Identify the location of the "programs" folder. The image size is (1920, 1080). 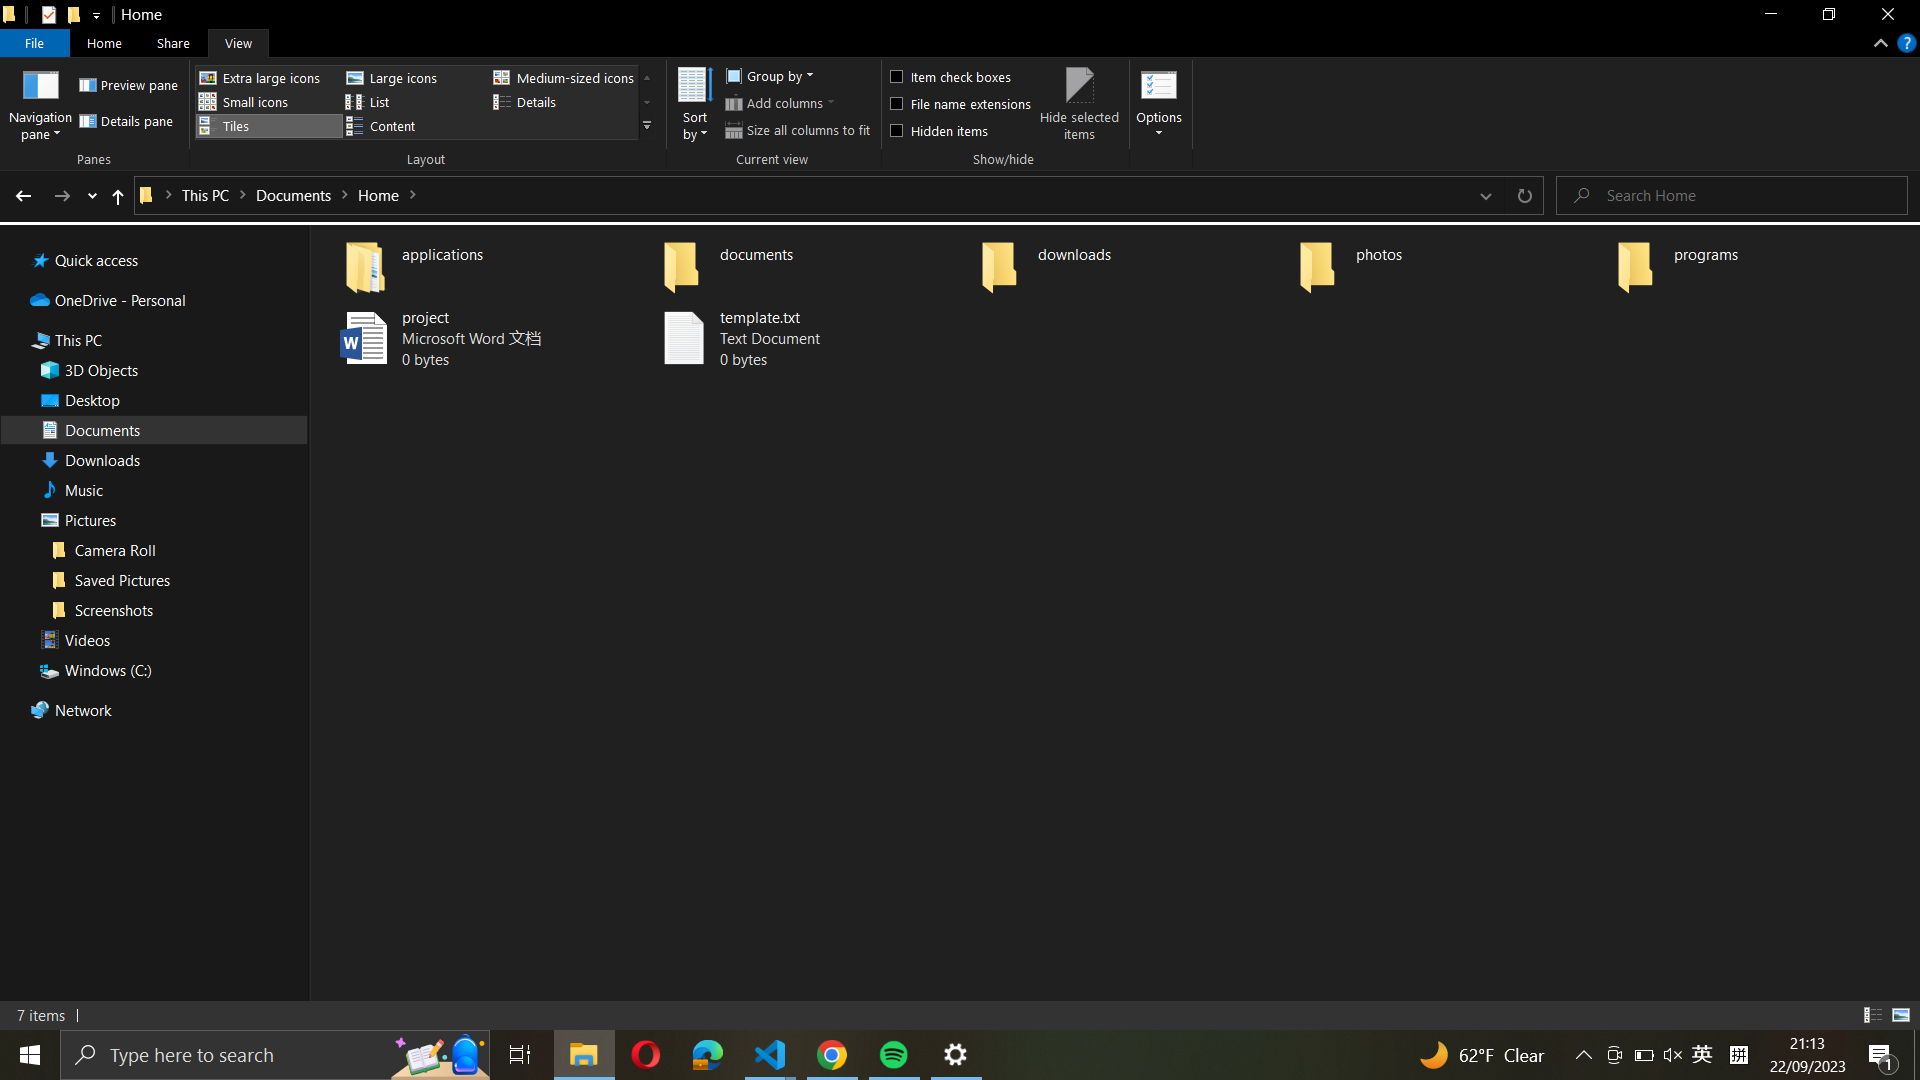
(1762, 261).